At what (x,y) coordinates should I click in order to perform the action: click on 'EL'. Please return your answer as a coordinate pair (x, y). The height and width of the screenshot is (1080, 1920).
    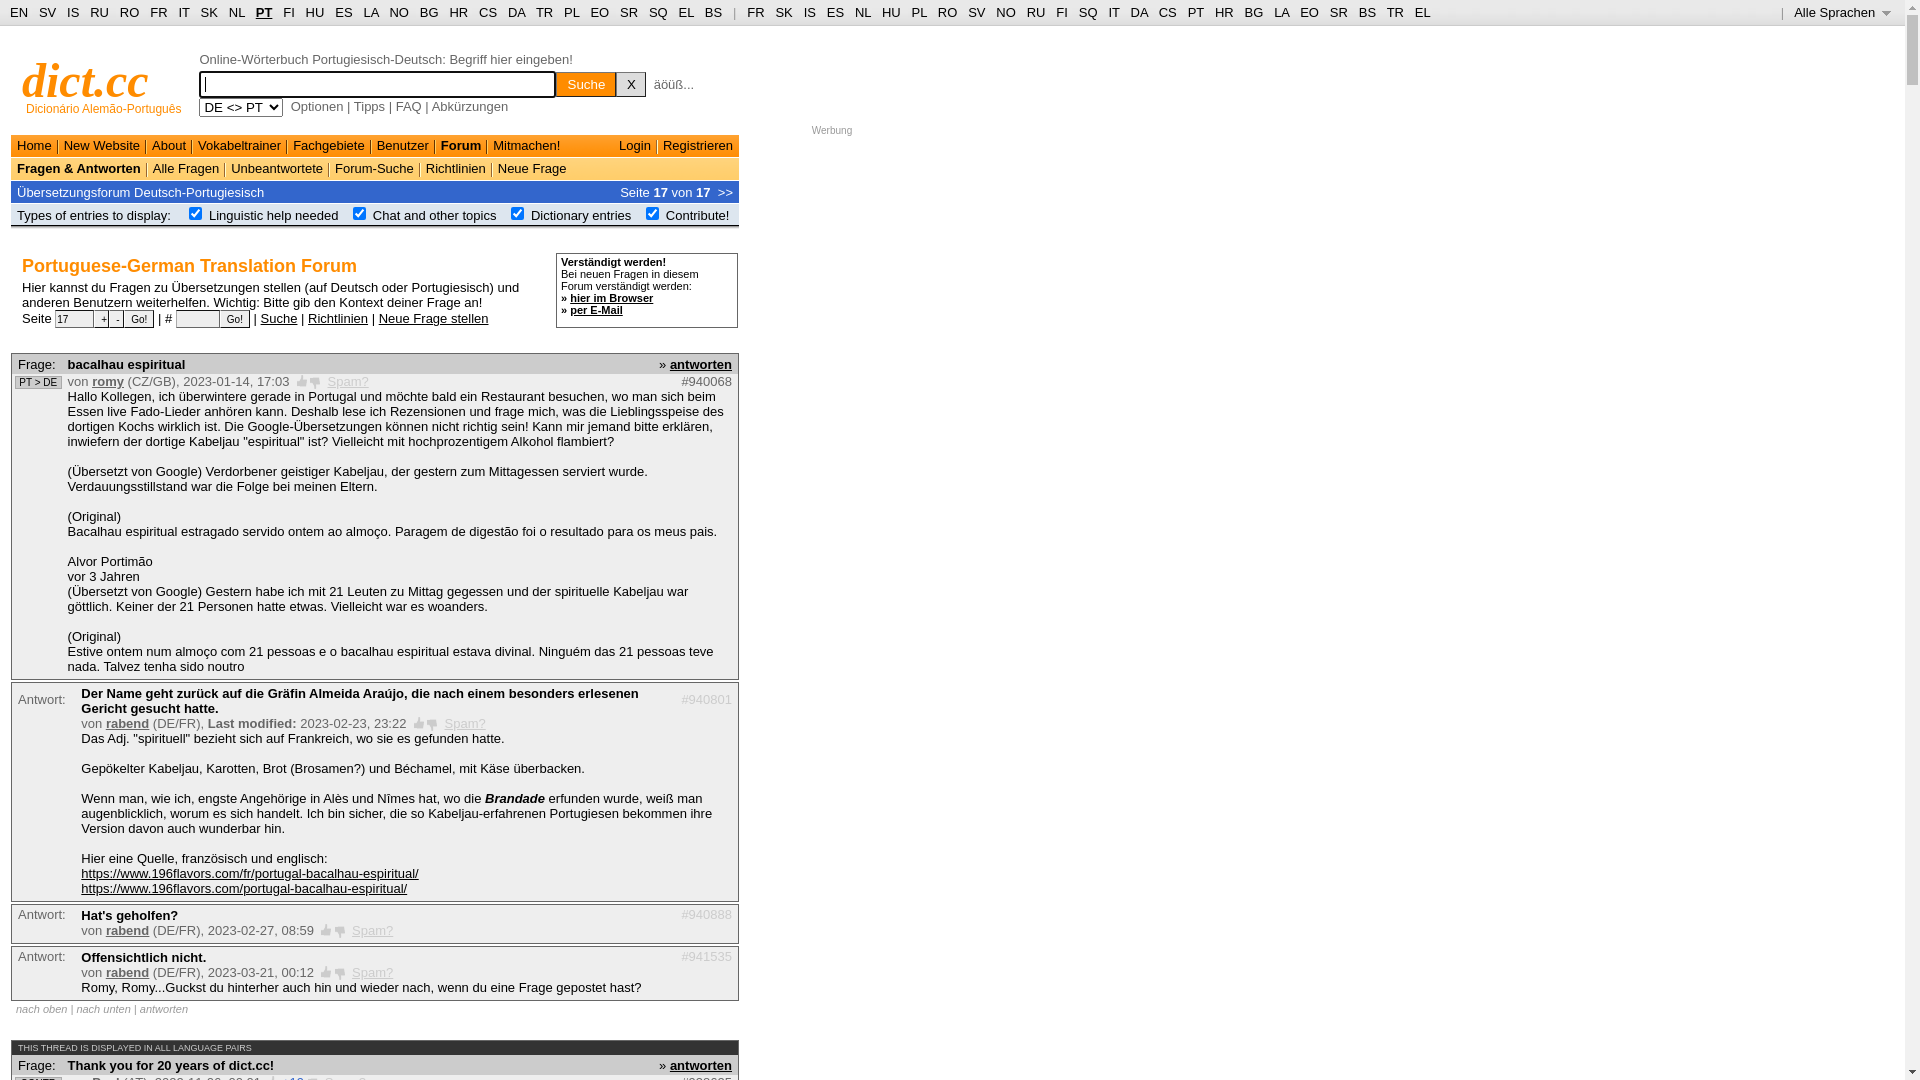
    Looking at the image, I should click on (686, 12).